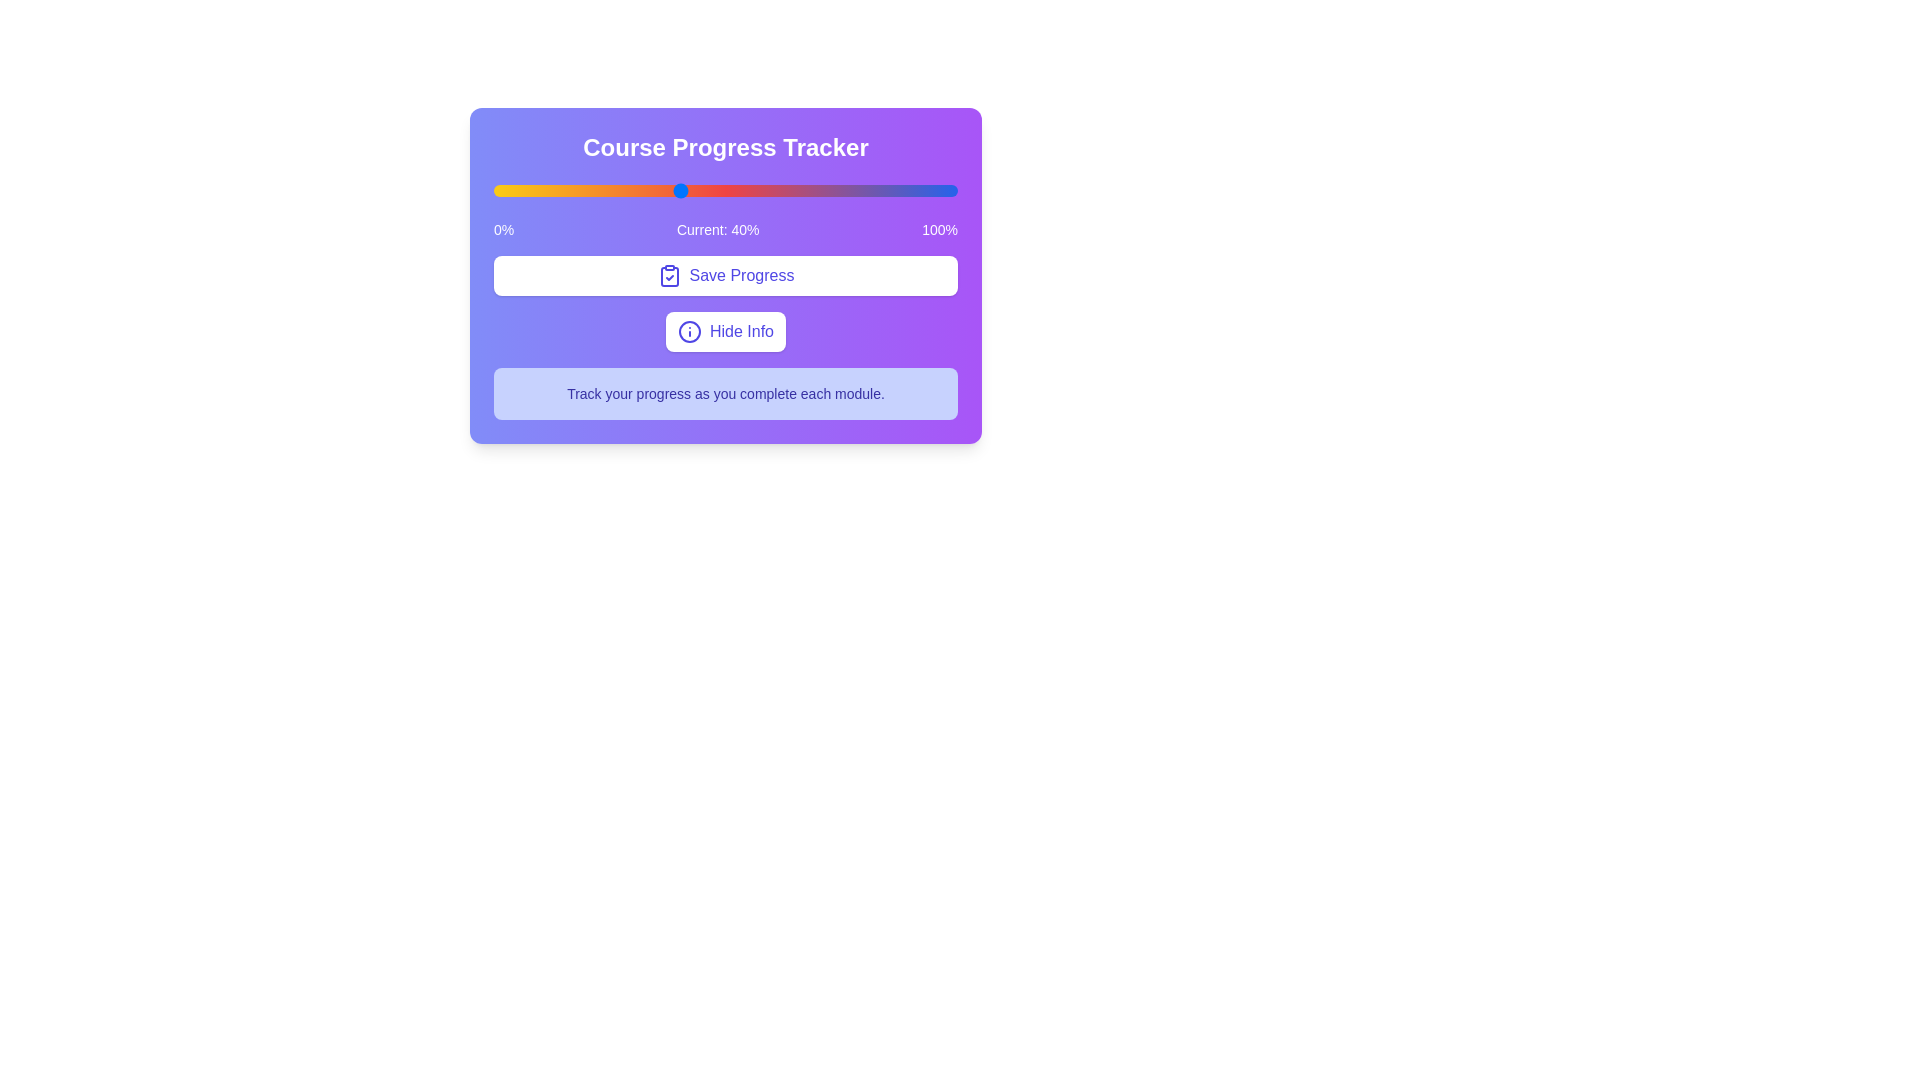  I want to click on the course progress, so click(896, 191).